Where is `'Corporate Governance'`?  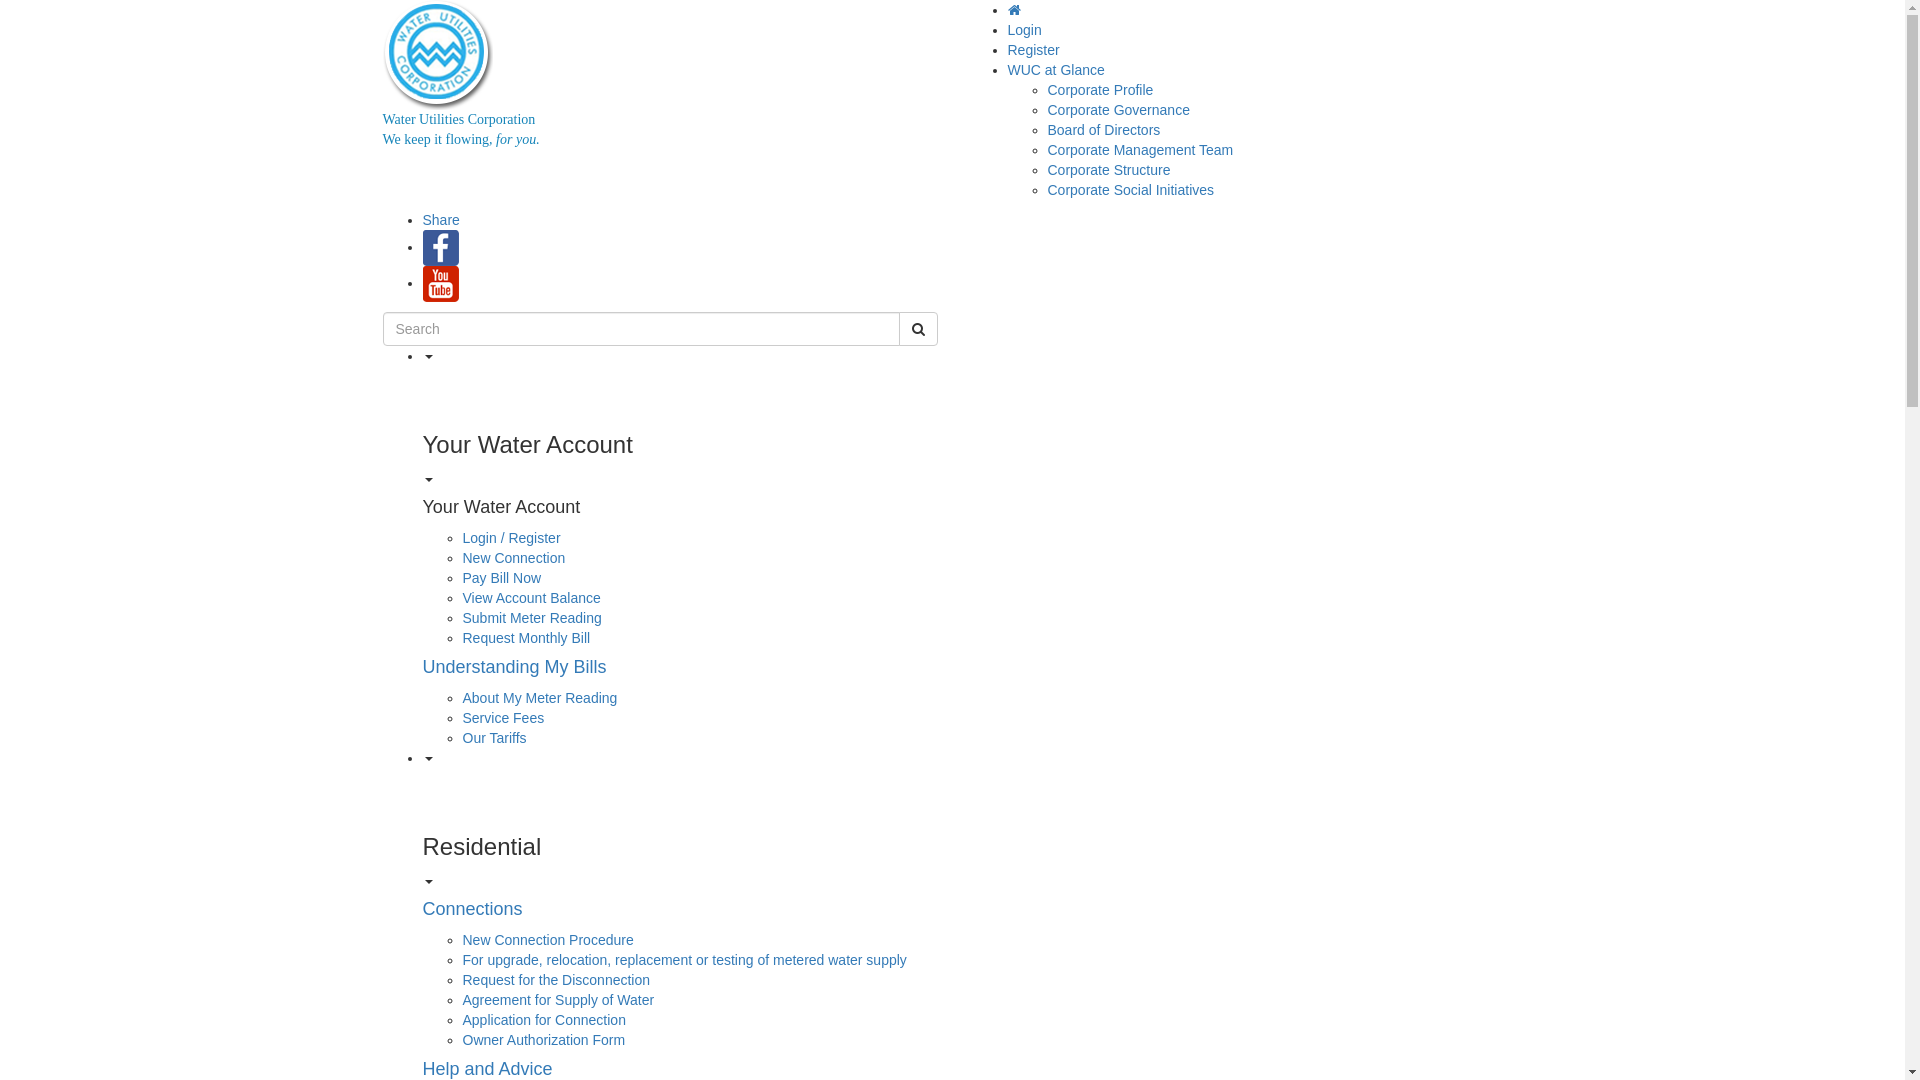 'Corporate Governance' is located at coordinates (1117, 110).